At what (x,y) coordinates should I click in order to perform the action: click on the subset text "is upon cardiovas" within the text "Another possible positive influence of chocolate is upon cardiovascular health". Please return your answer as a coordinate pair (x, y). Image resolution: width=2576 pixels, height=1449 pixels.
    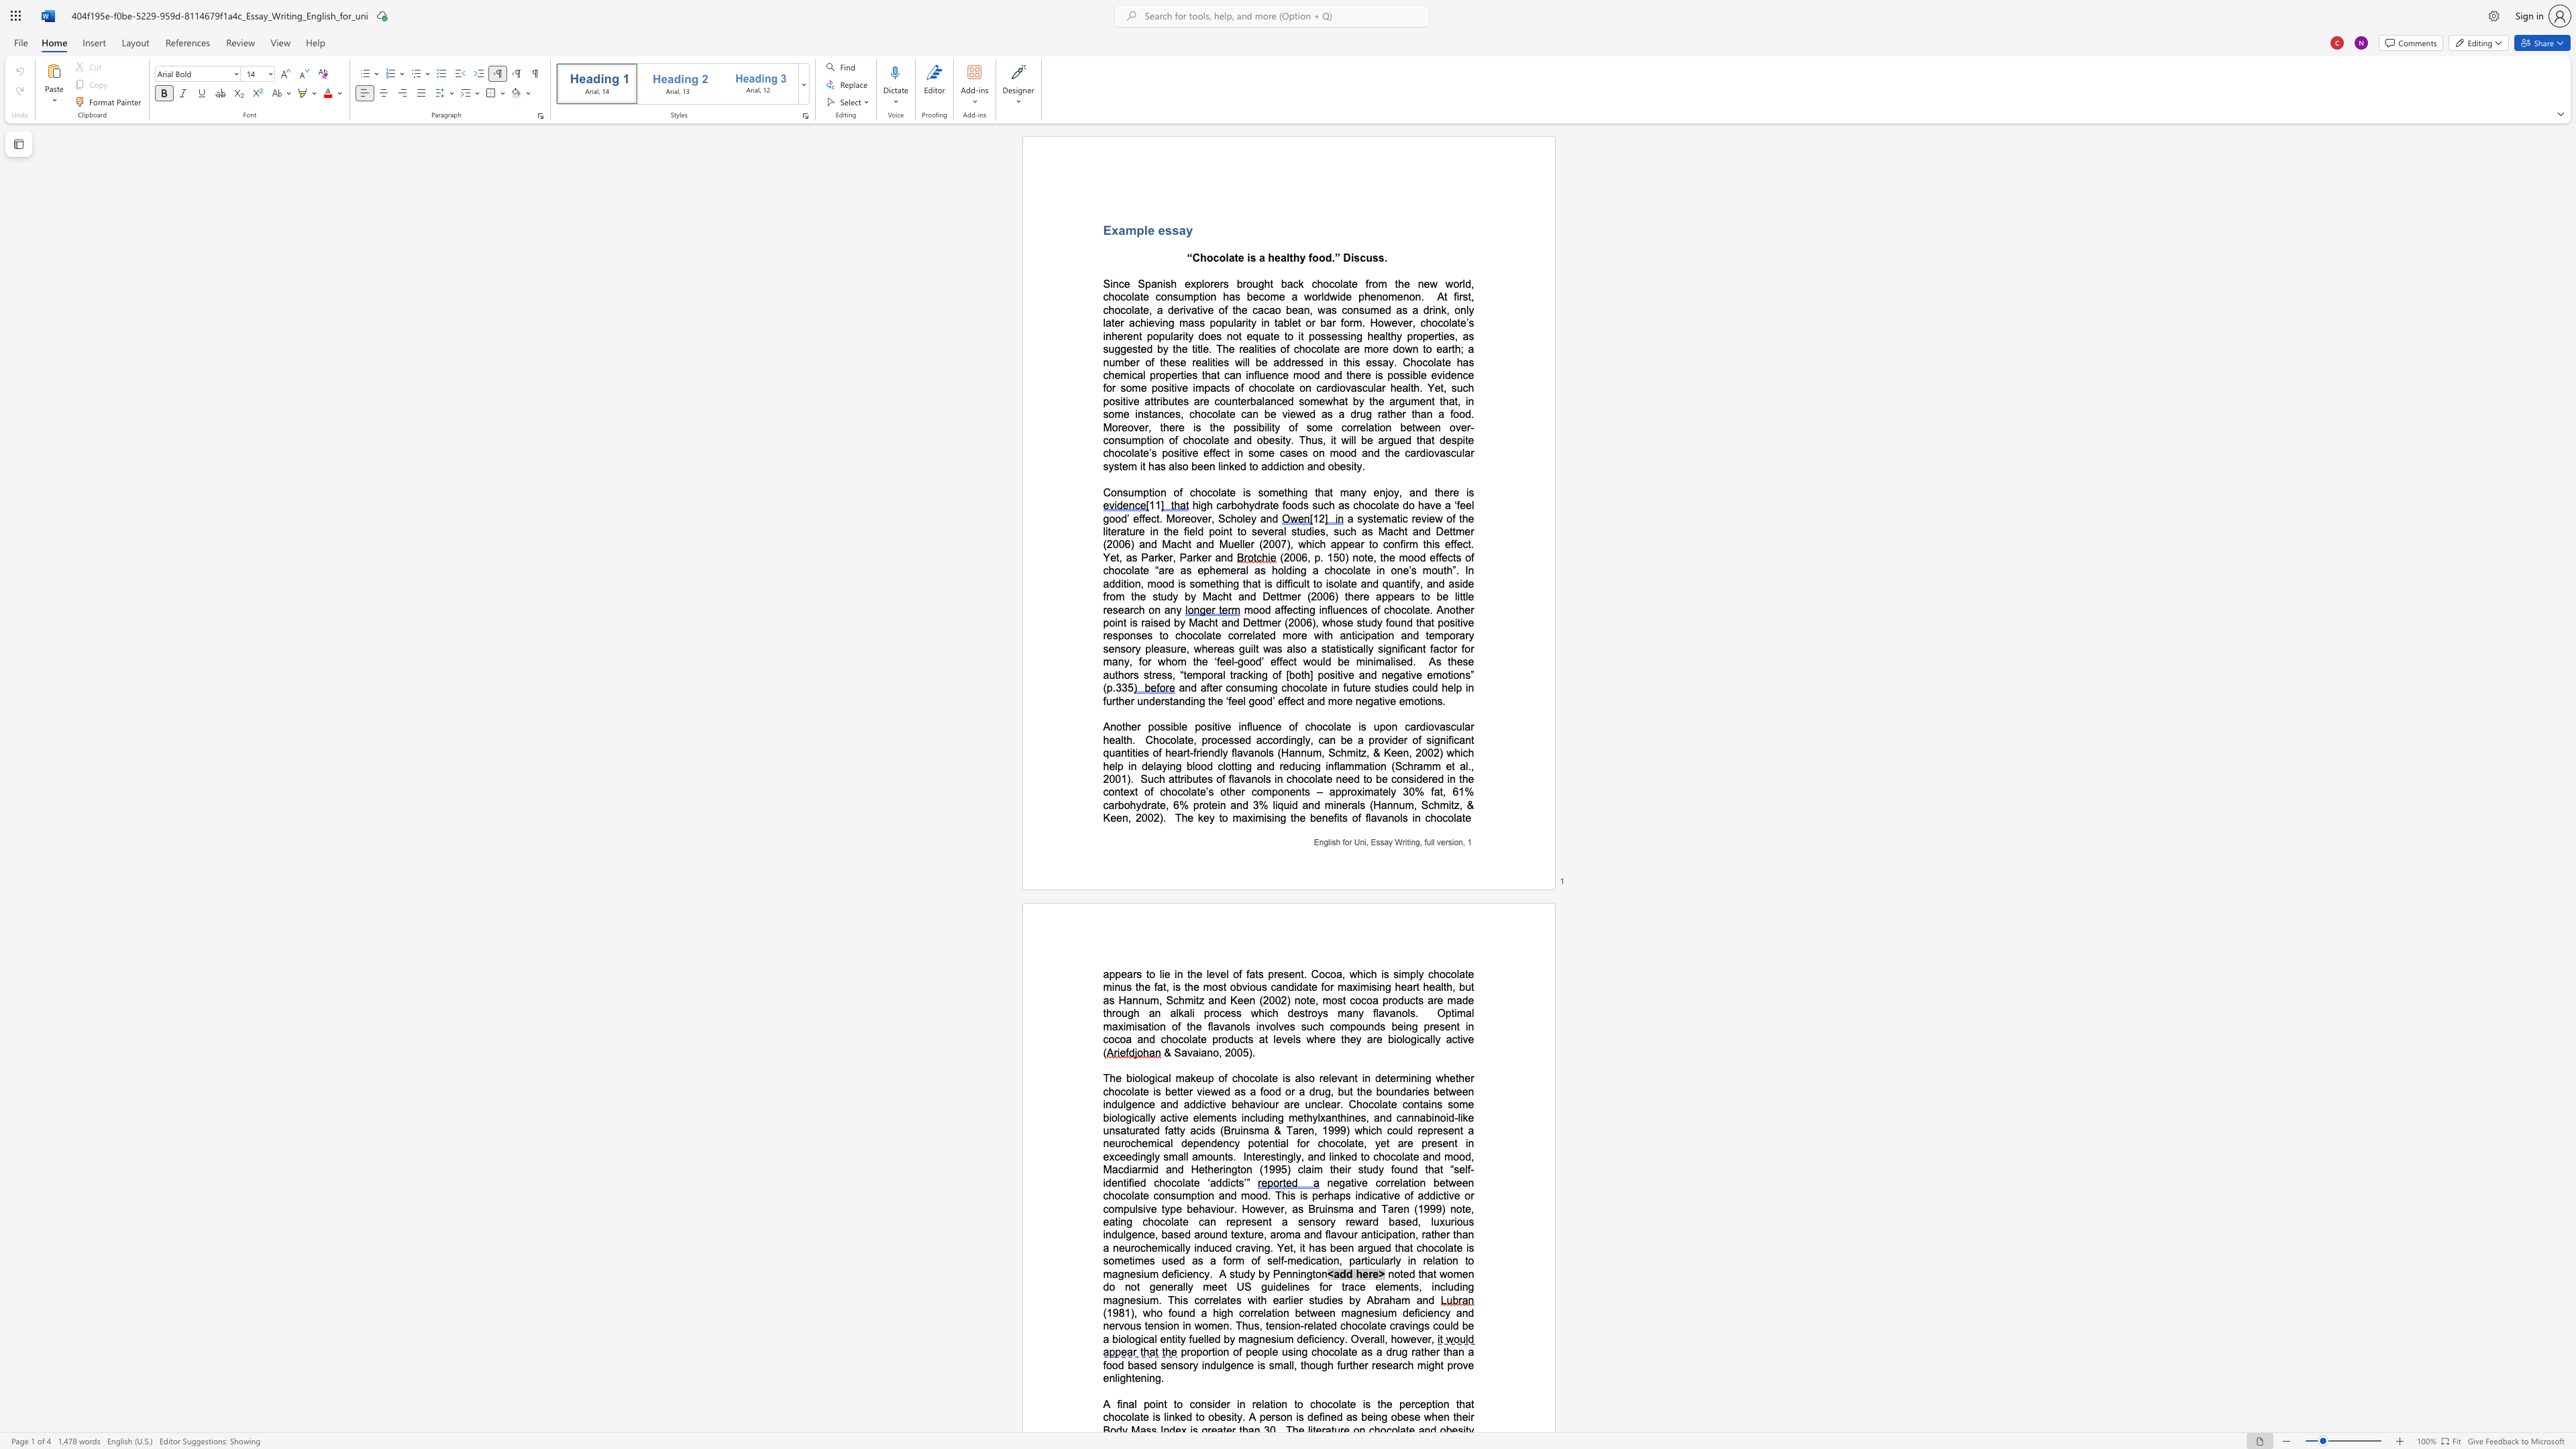
    Looking at the image, I should click on (1357, 726).